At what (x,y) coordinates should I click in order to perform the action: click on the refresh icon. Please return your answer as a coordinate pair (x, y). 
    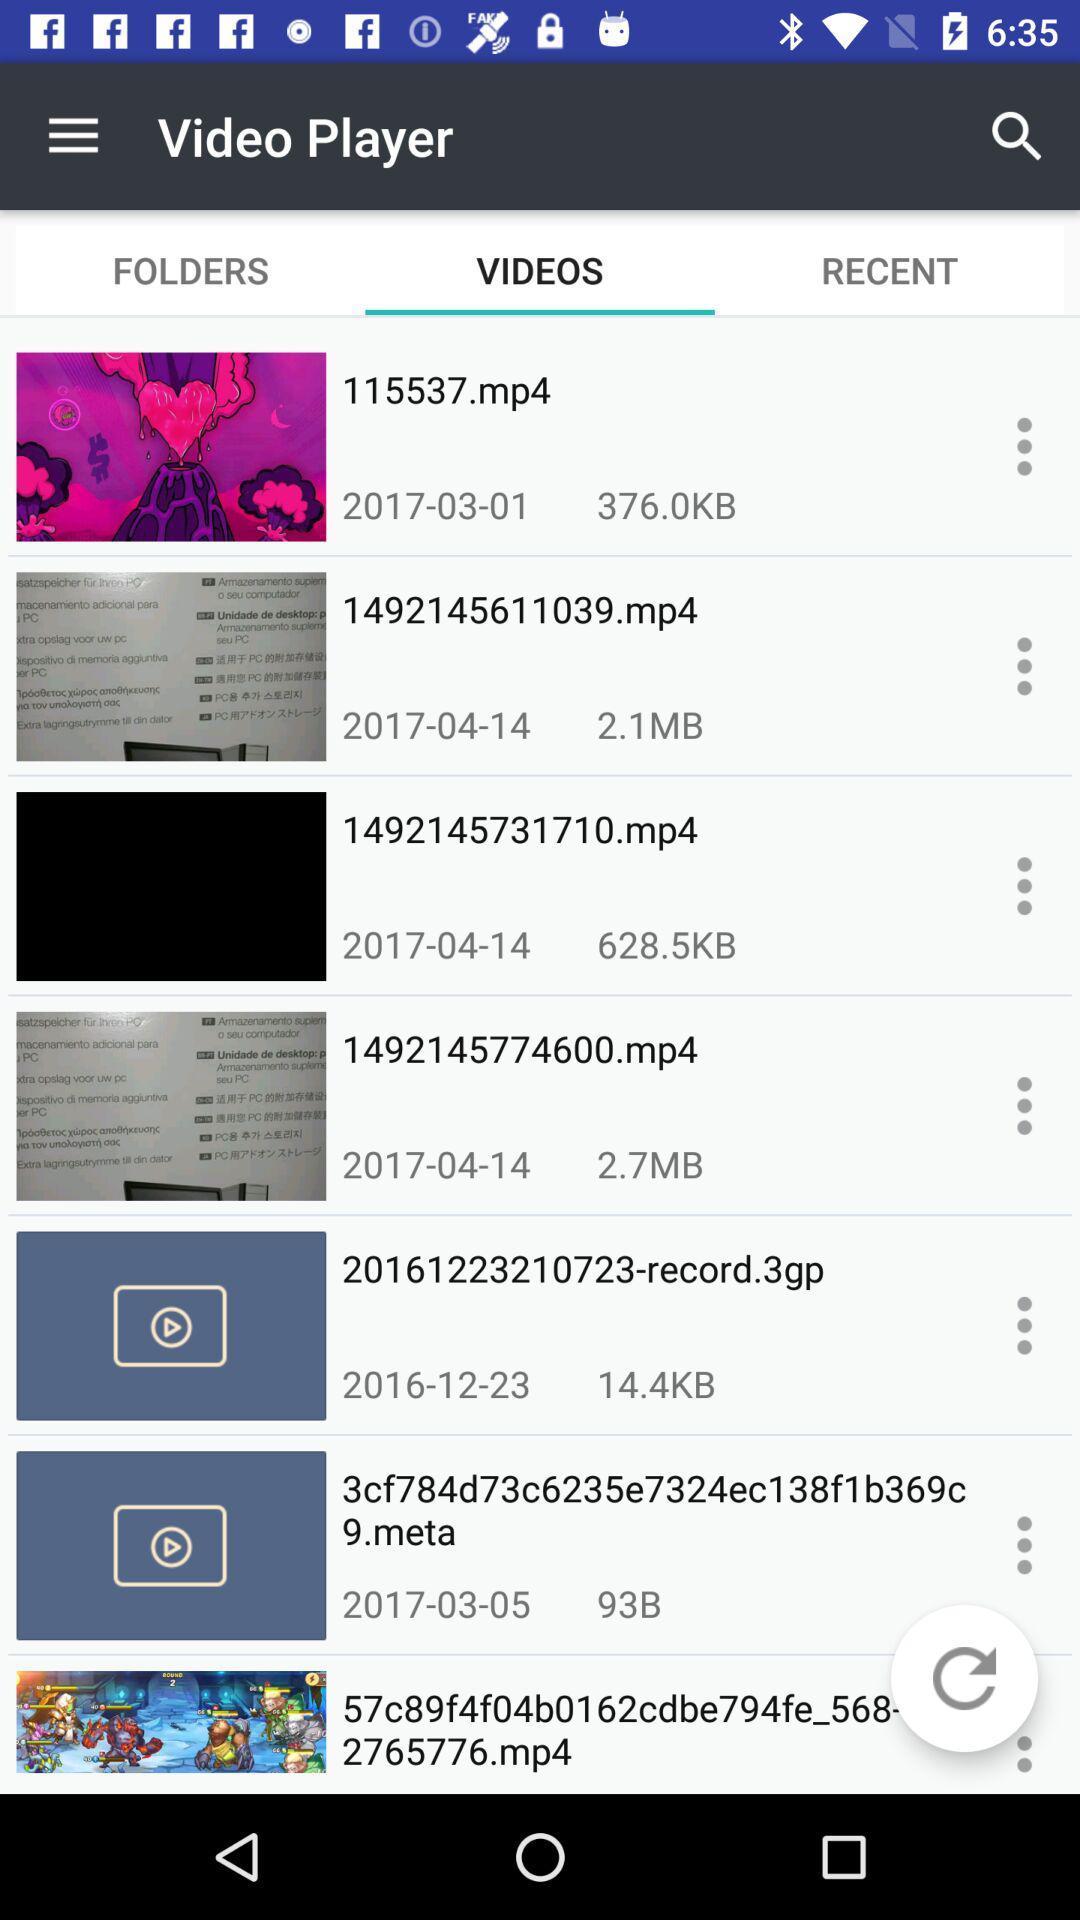
    Looking at the image, I should click on (963, 1678).